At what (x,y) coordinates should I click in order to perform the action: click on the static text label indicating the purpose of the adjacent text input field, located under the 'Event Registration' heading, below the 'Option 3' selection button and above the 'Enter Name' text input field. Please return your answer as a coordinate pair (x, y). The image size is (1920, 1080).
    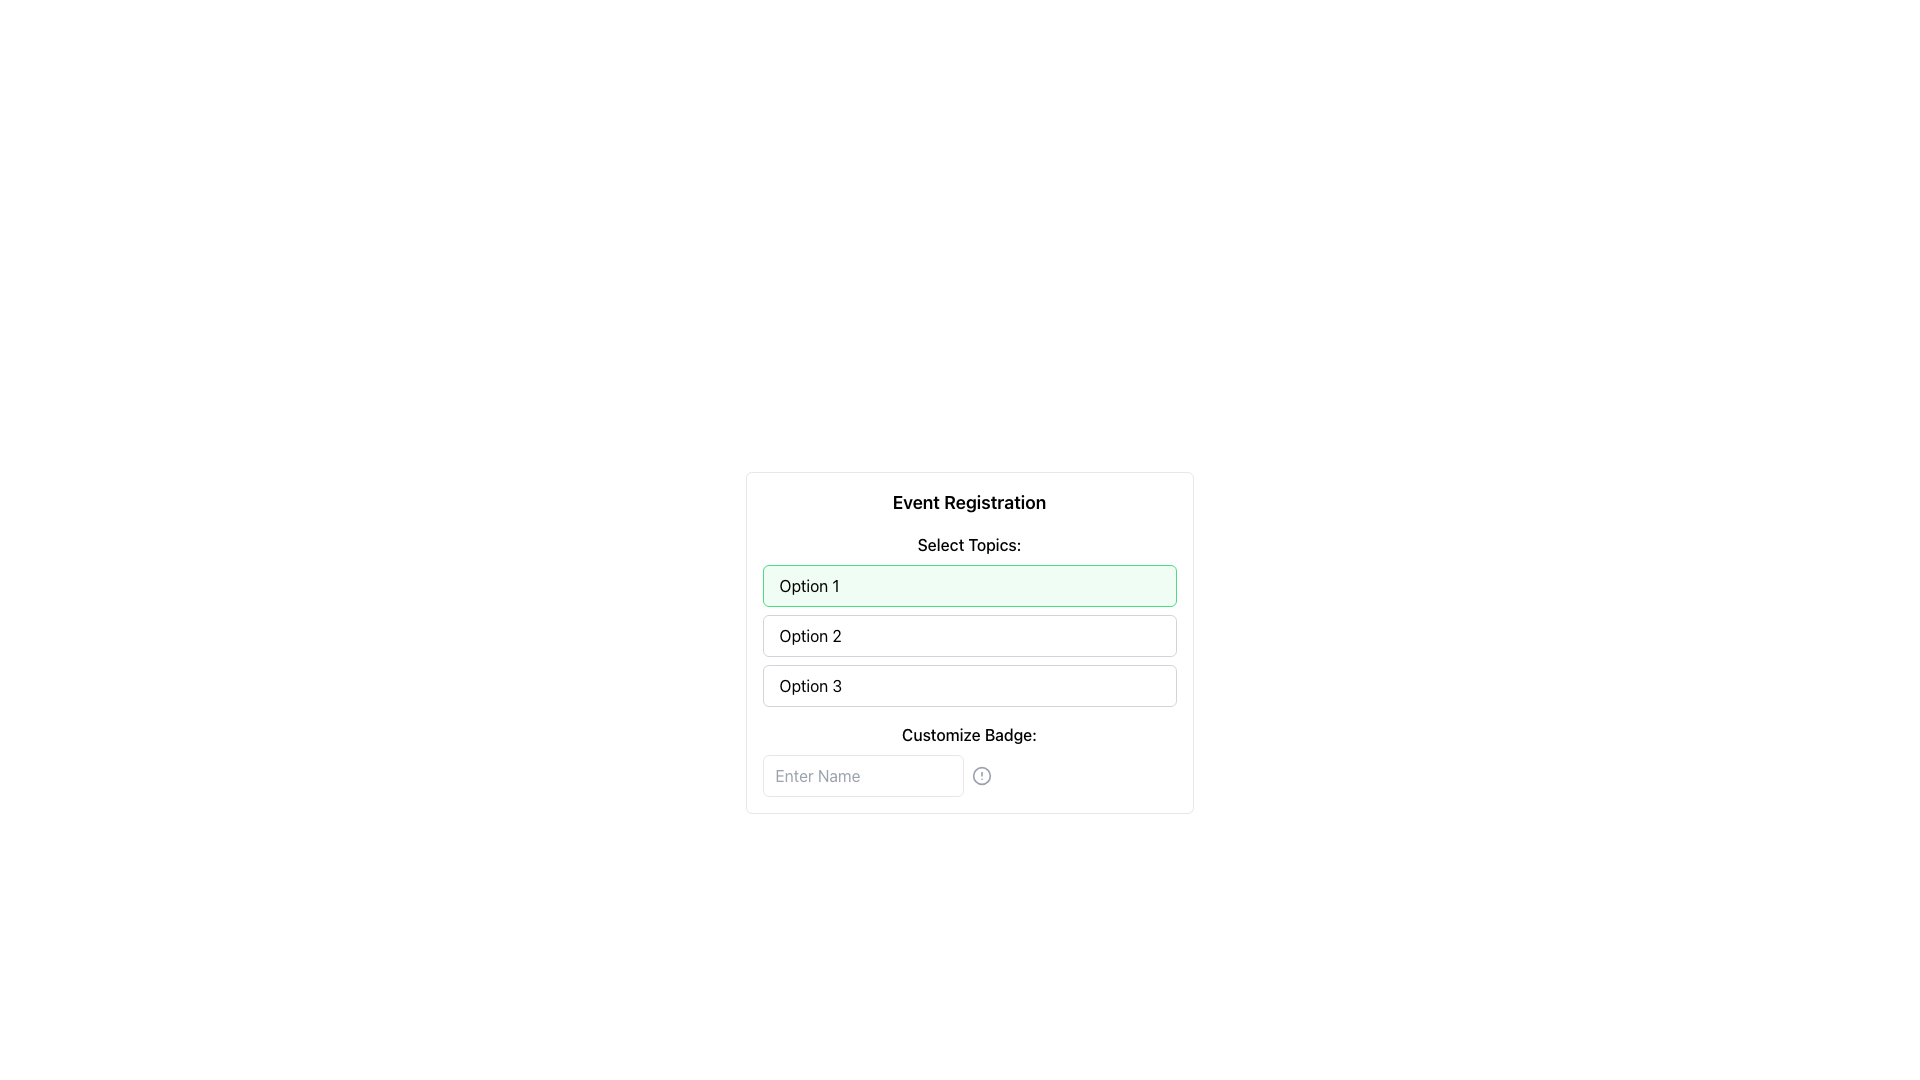
    Looking at the image, I should click on (969, 735).